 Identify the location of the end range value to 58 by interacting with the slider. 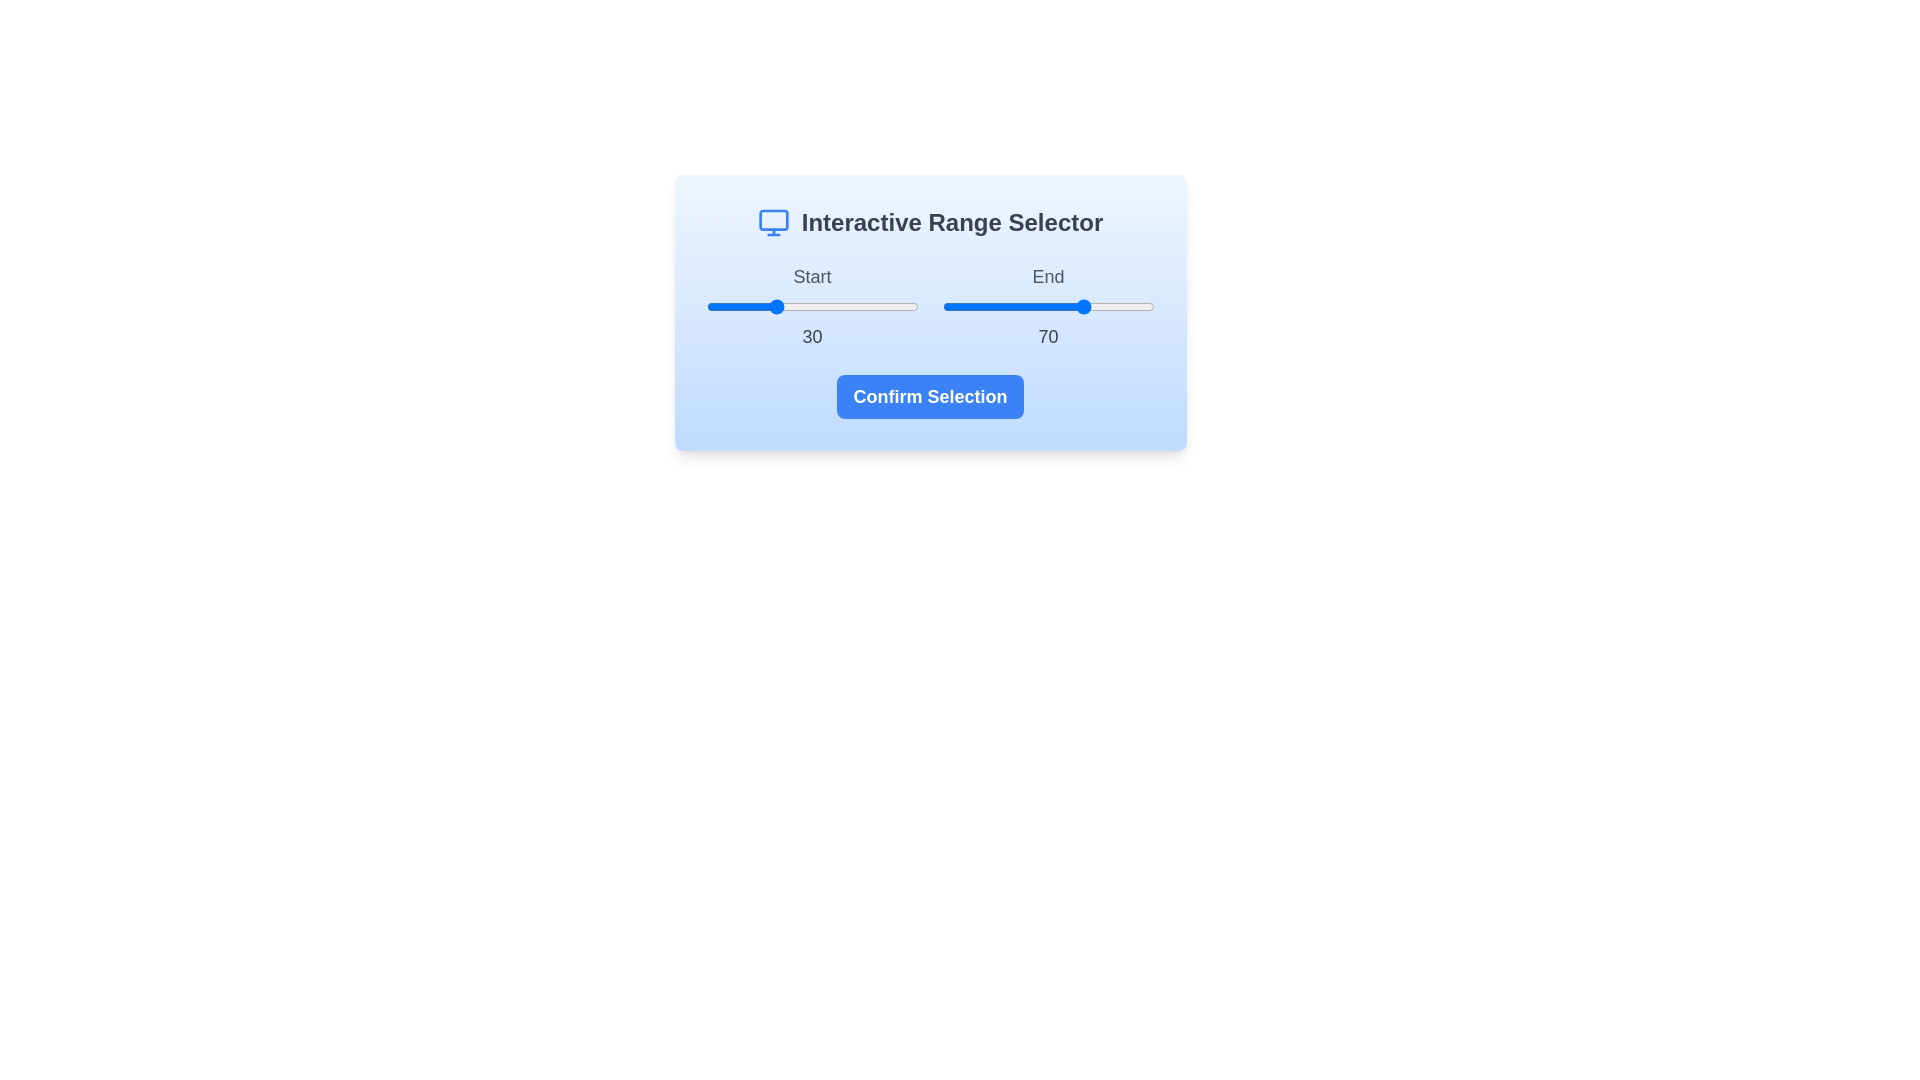
(1064, 307).